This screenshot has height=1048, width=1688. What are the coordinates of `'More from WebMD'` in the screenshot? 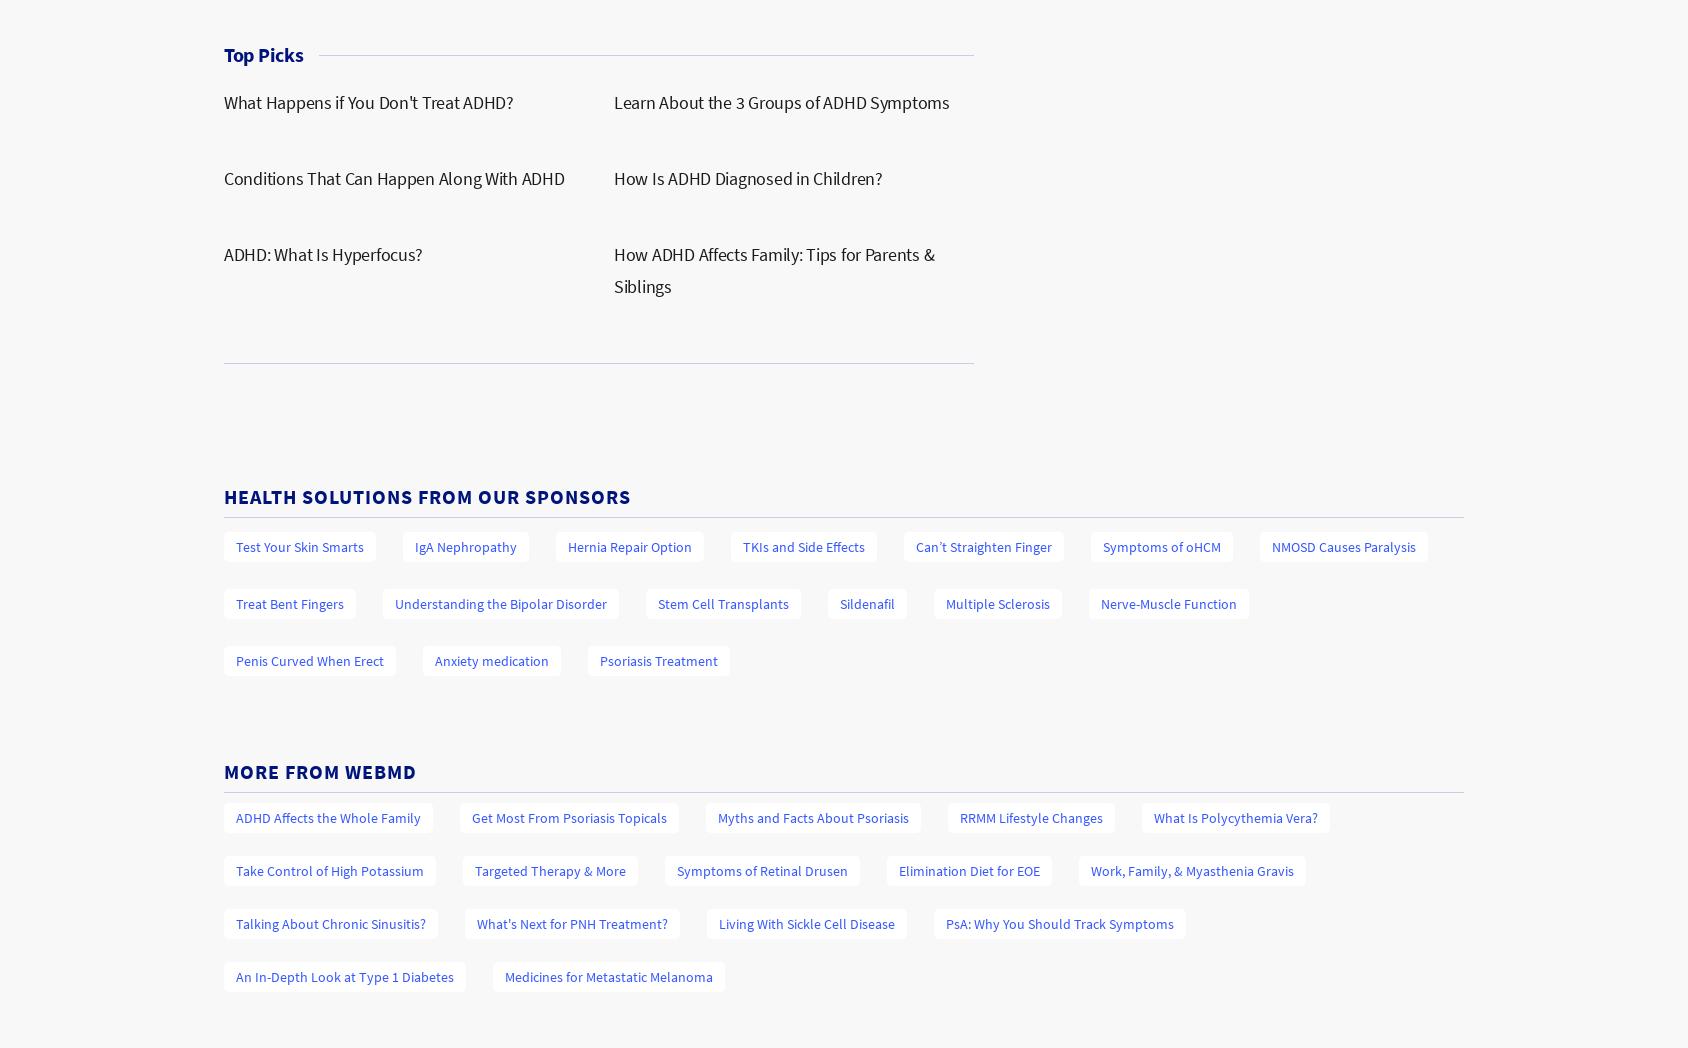 It's located at (222, 771).